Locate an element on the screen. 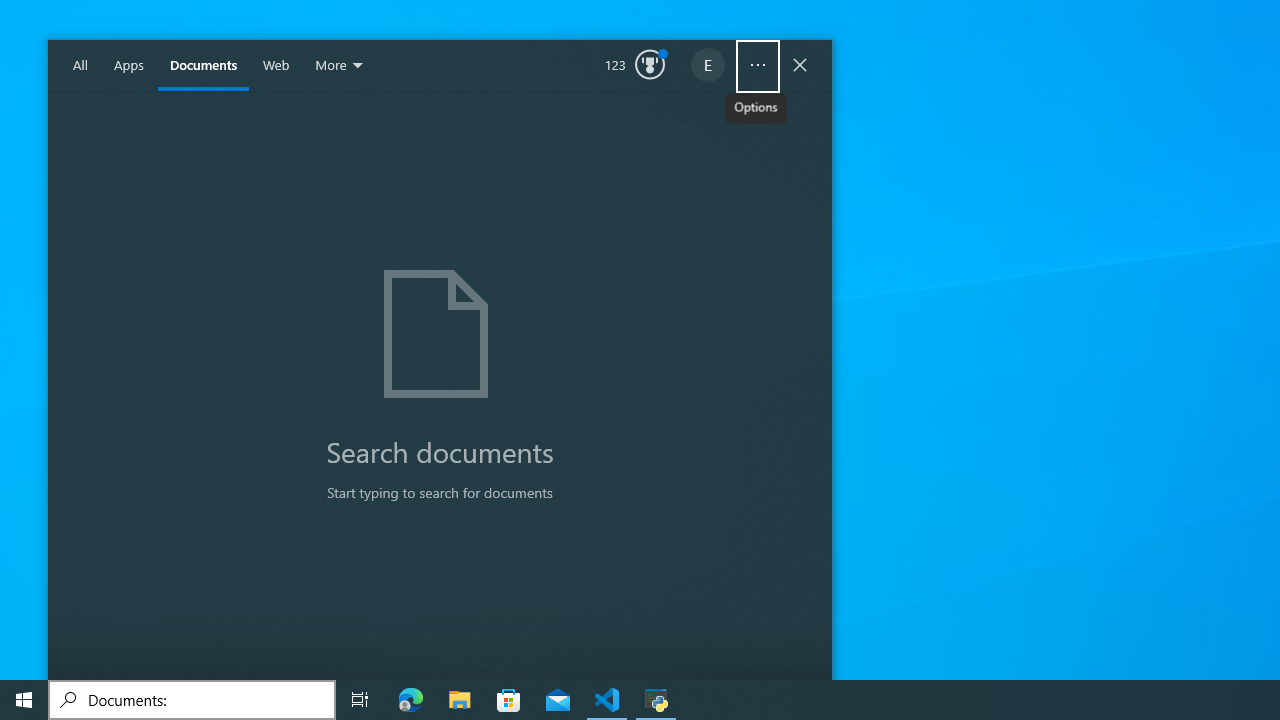  'More' is located at coordinates (341, 65).